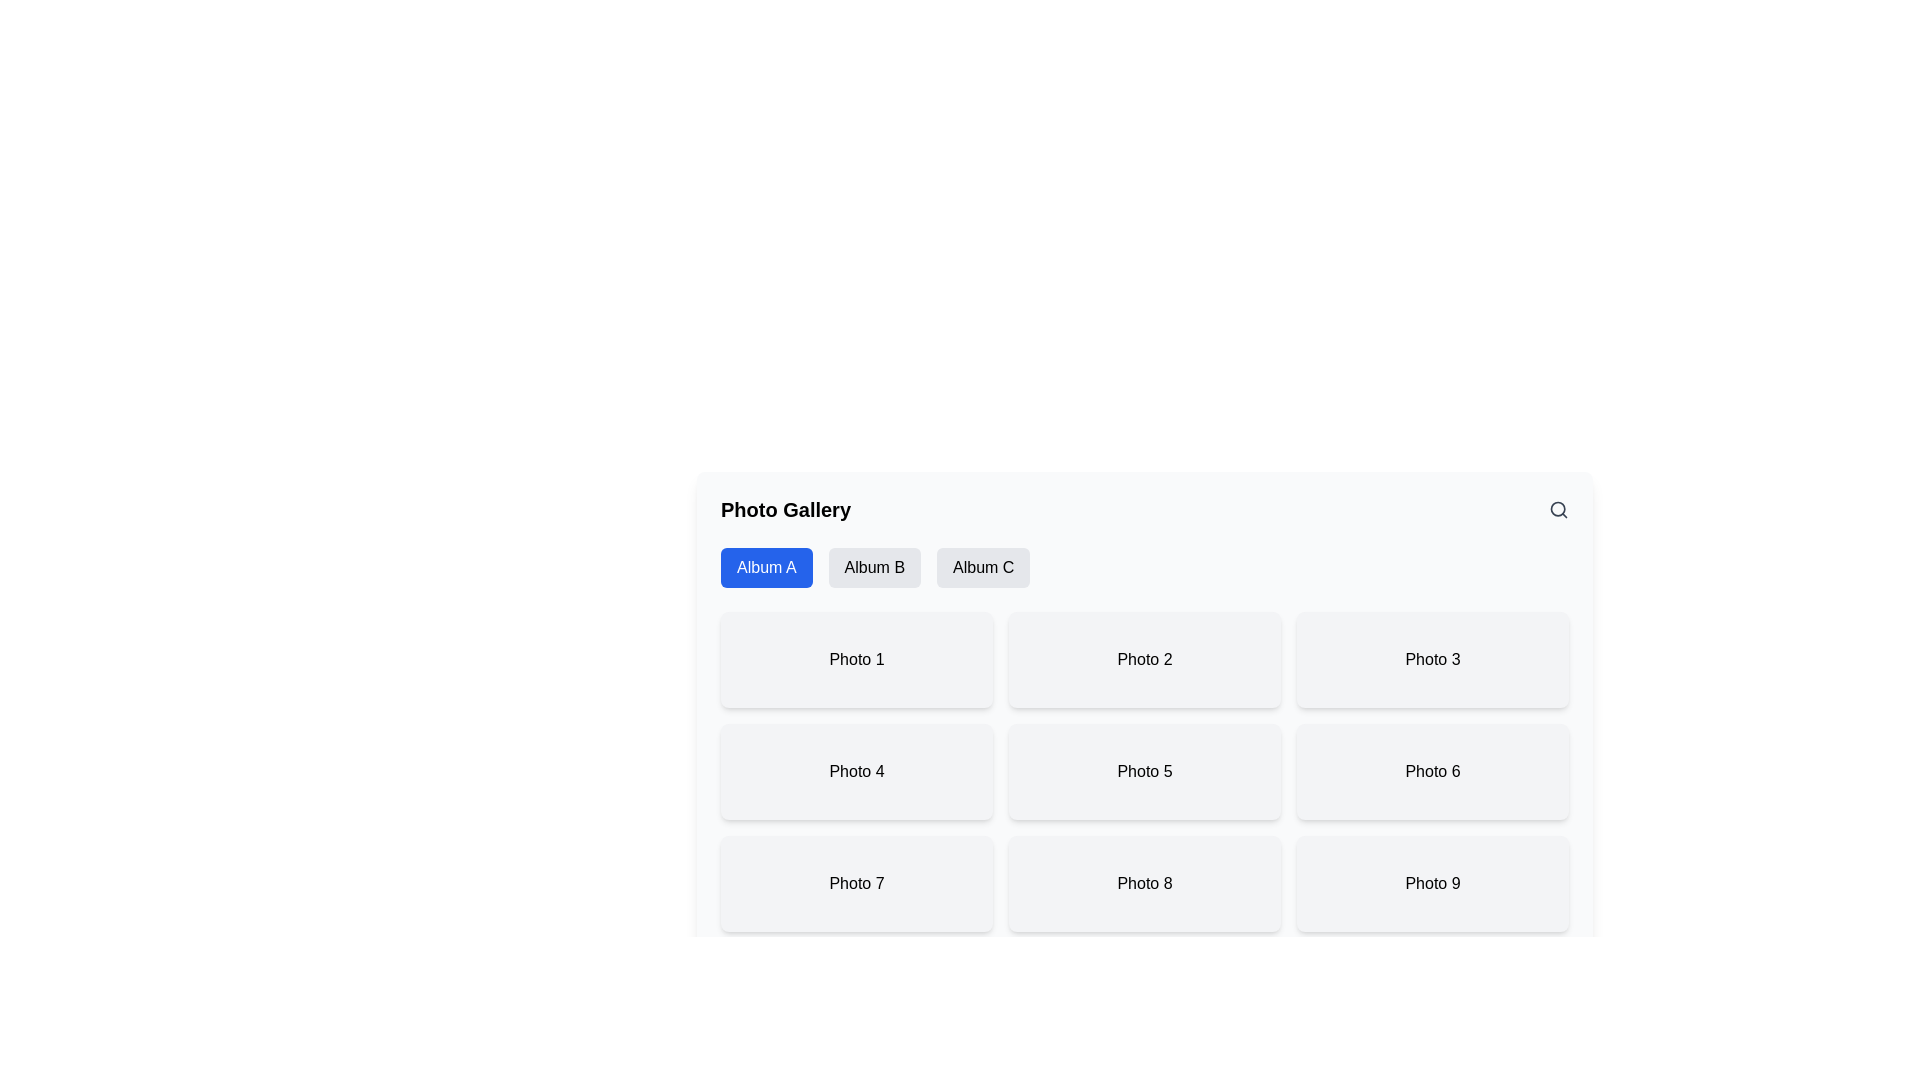 This screenshot has height=1080, width=1920. I want to click on the card labeled 'Photo 5' positioned in the second row and second column of the grid layout, so click(1145, 770).